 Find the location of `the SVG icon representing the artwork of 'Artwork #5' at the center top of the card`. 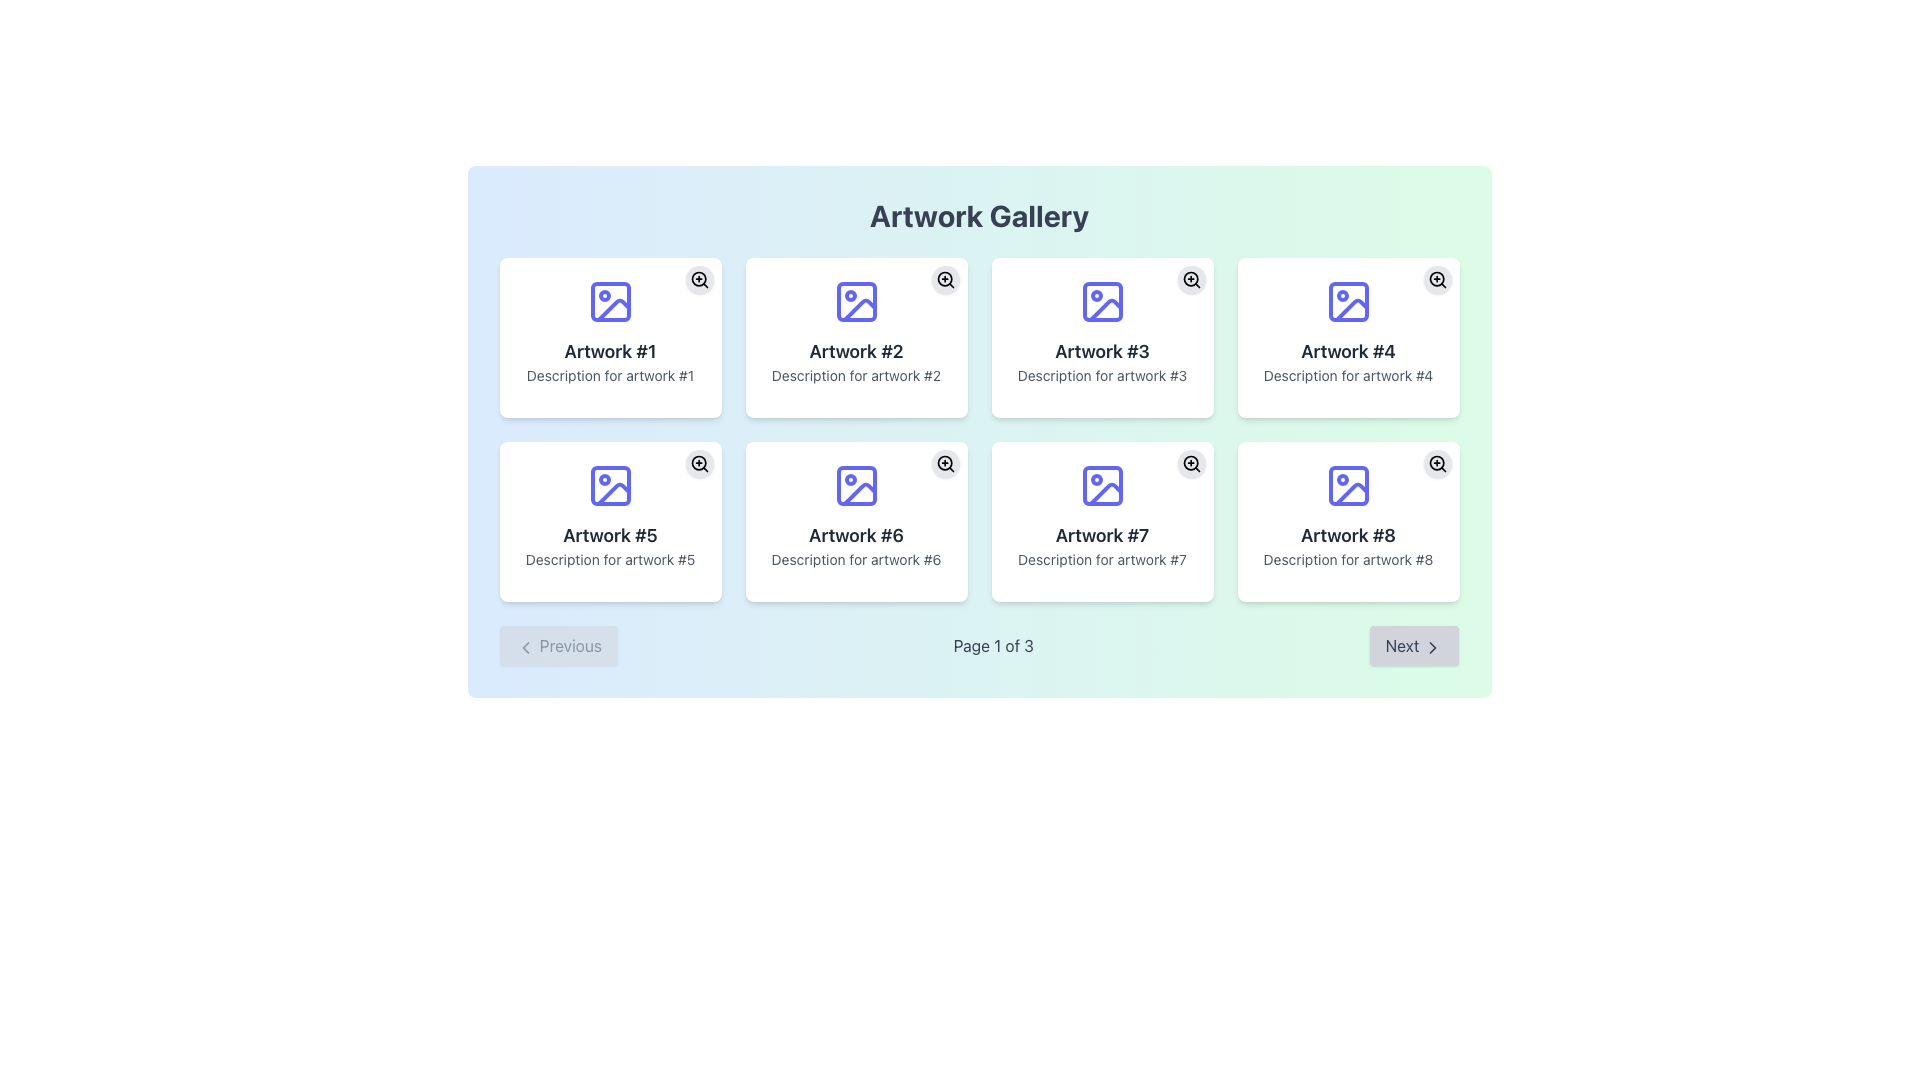

the SVG icon representing the artwork of 'Artwork #5' at the center top of the card is located at coordinates (609, 486).